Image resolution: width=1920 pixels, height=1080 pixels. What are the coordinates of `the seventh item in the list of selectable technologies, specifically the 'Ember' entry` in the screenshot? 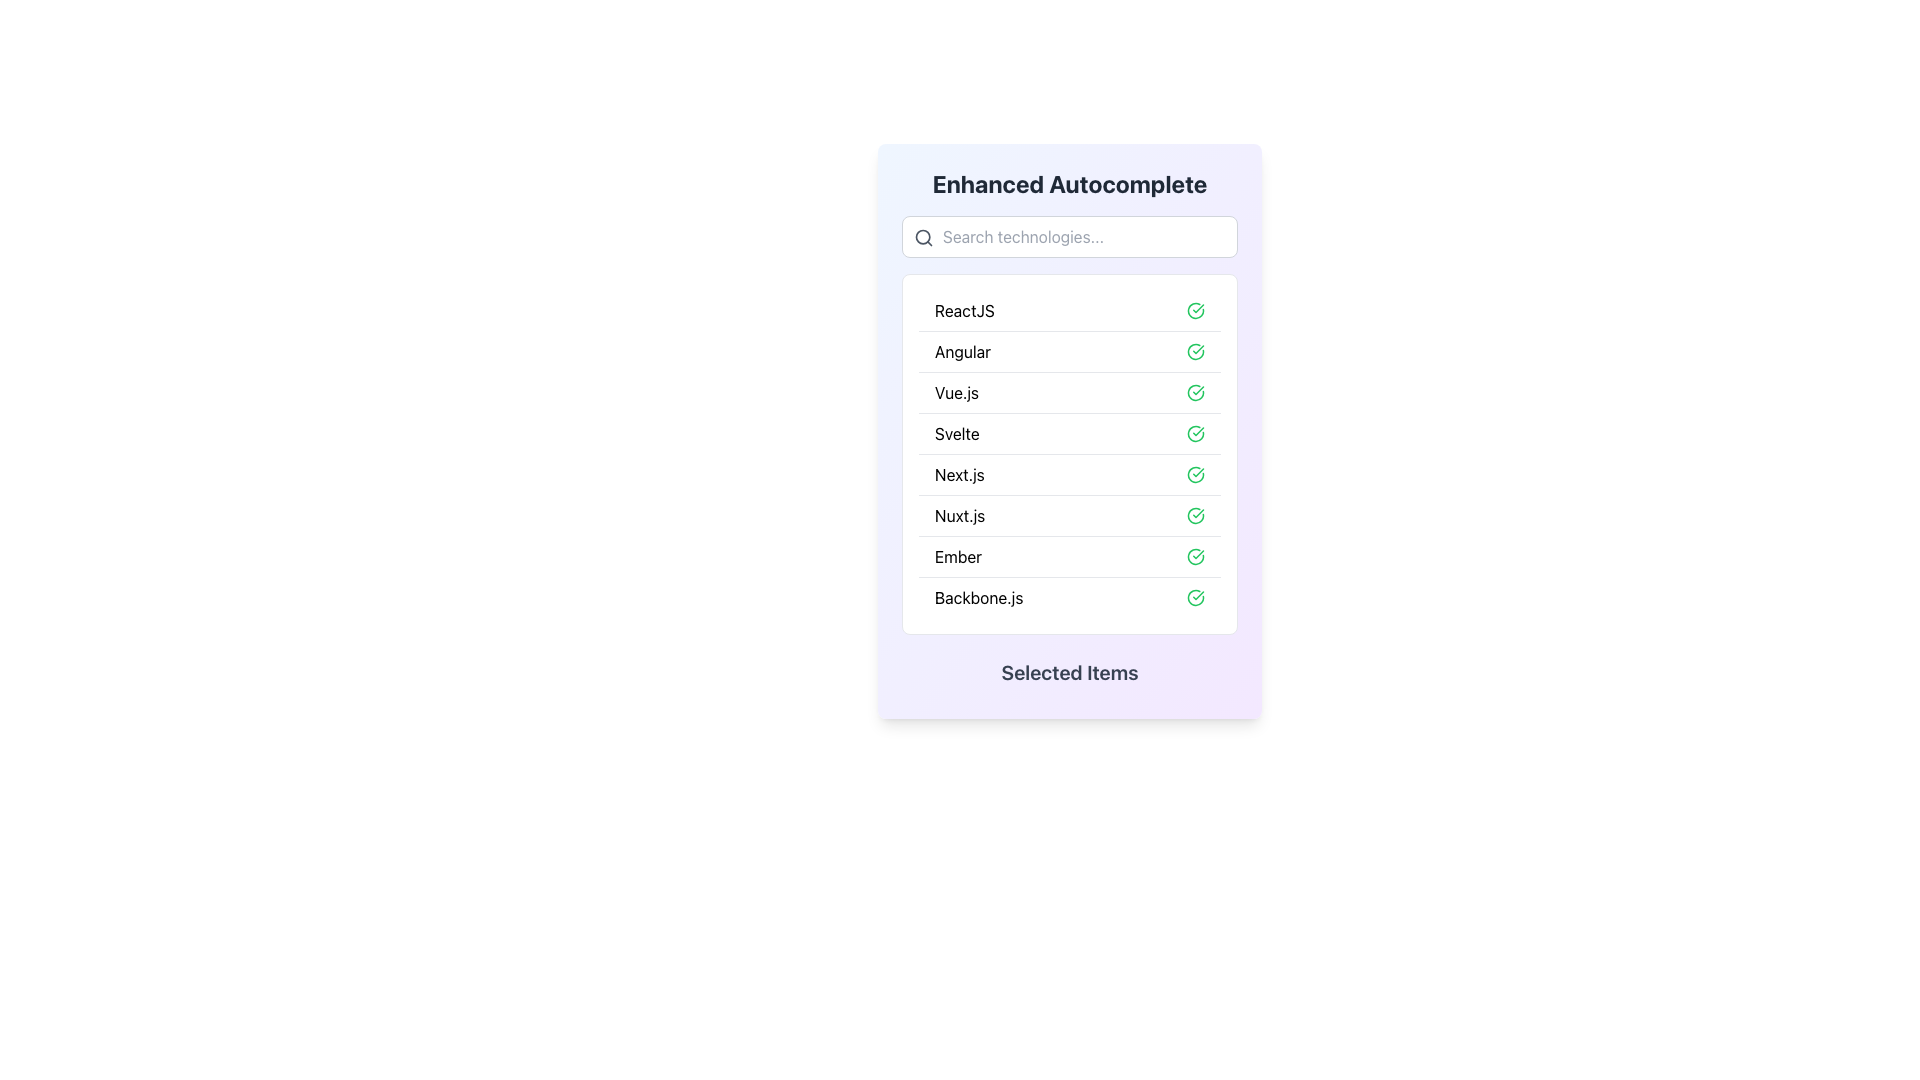 It's located at (1069, 556).